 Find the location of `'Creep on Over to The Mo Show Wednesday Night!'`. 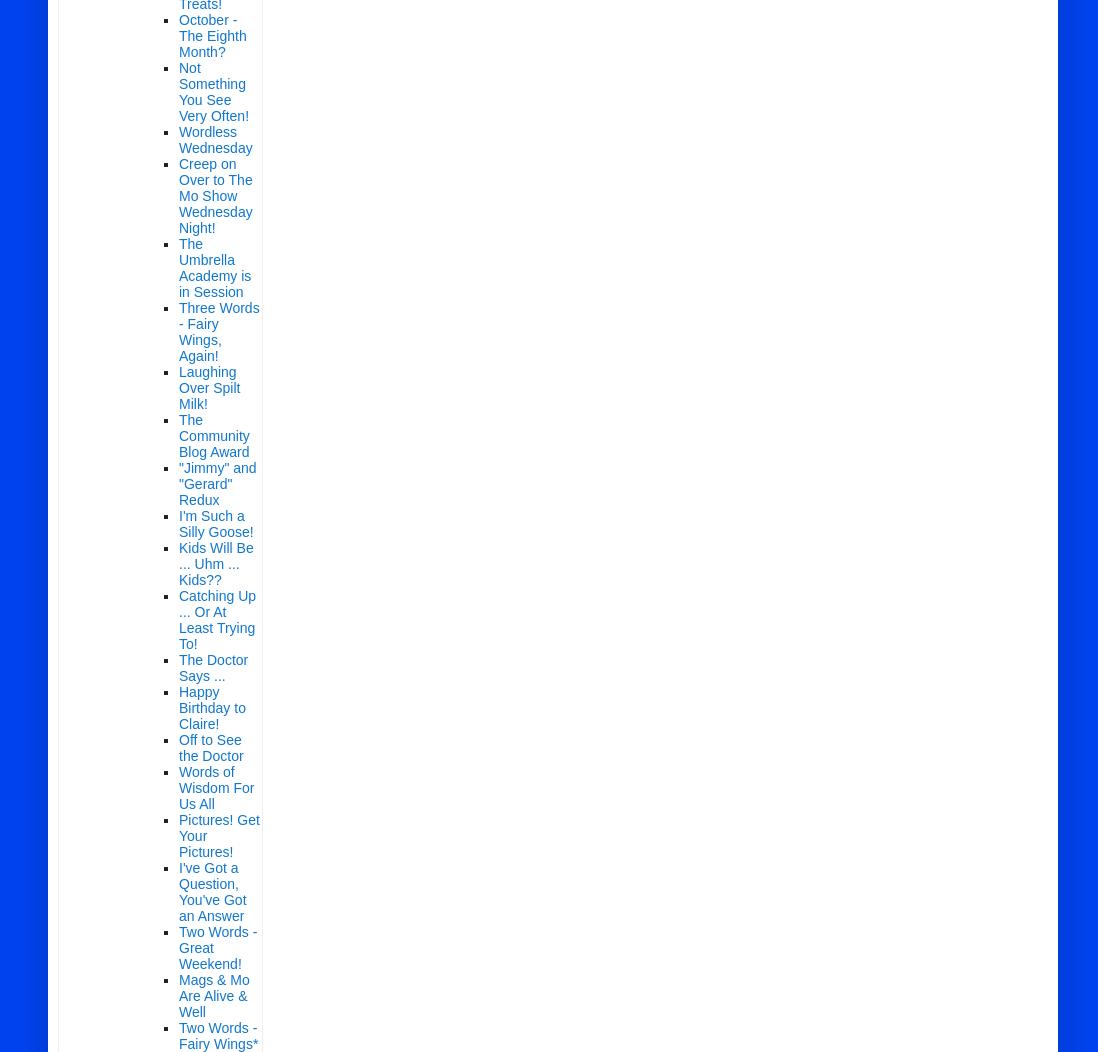

'Creep on Over to The Mo Show Wednesday Night!' is located at coordinates (214, 195).